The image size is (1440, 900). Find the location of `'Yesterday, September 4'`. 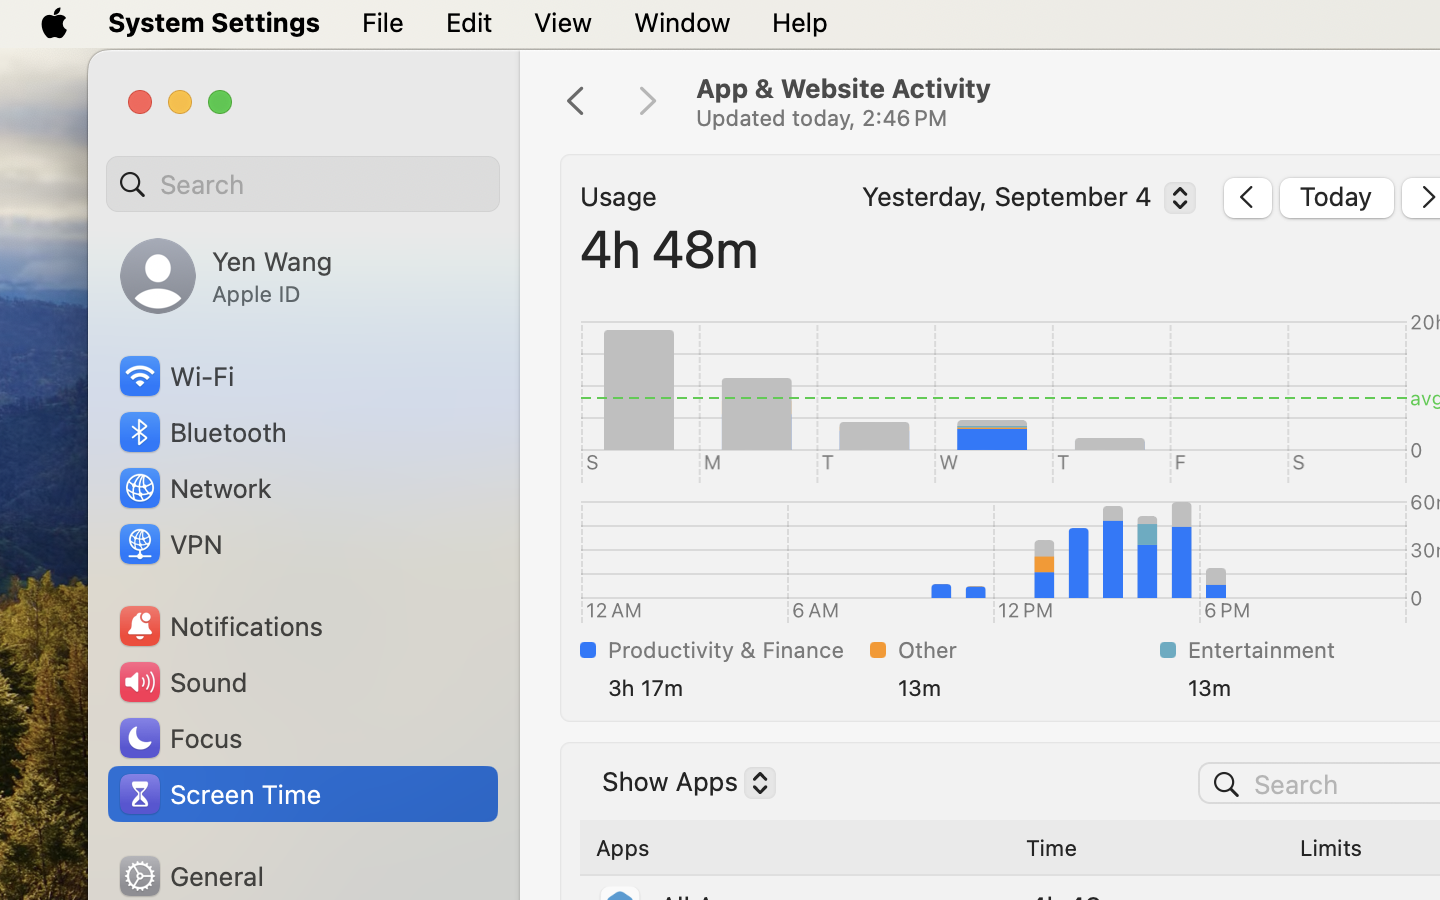

'Yesterday, September 4' is located at coordinates (1023, 200).